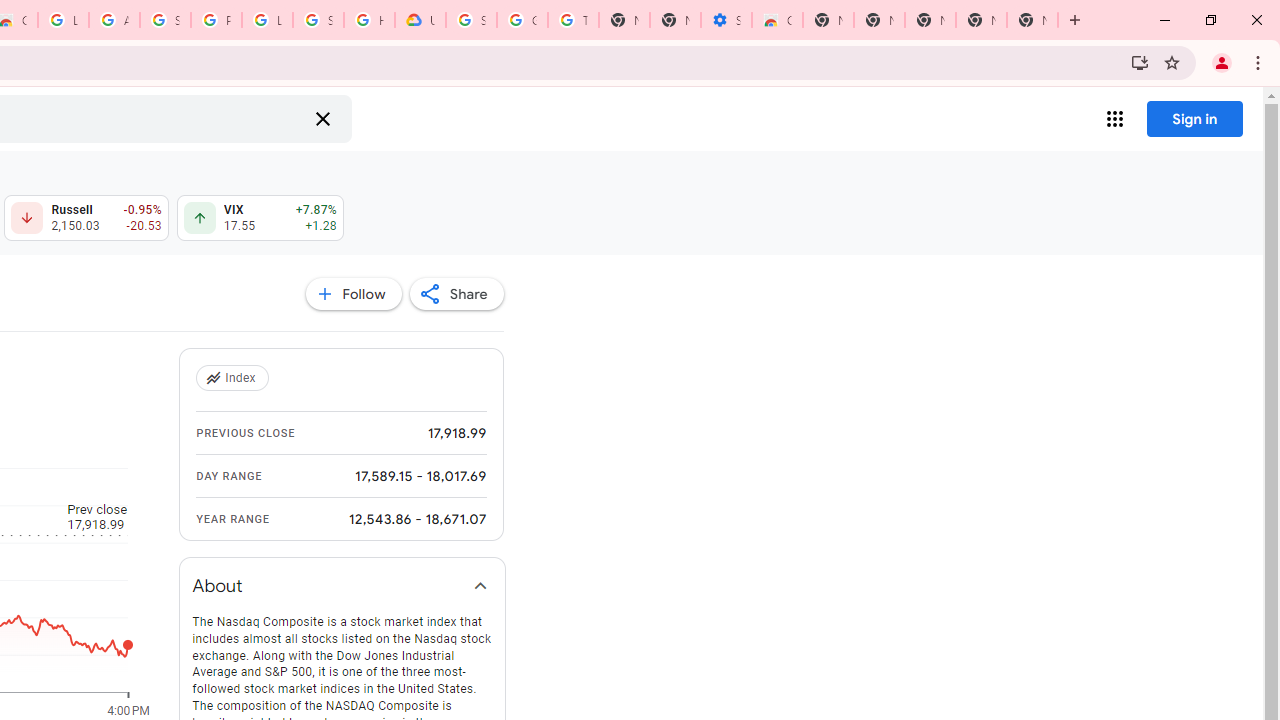 The image size is (1280, 720). Describe the element at coordinates (234, 378) in the screenshot. I see `'Index'` at that location.